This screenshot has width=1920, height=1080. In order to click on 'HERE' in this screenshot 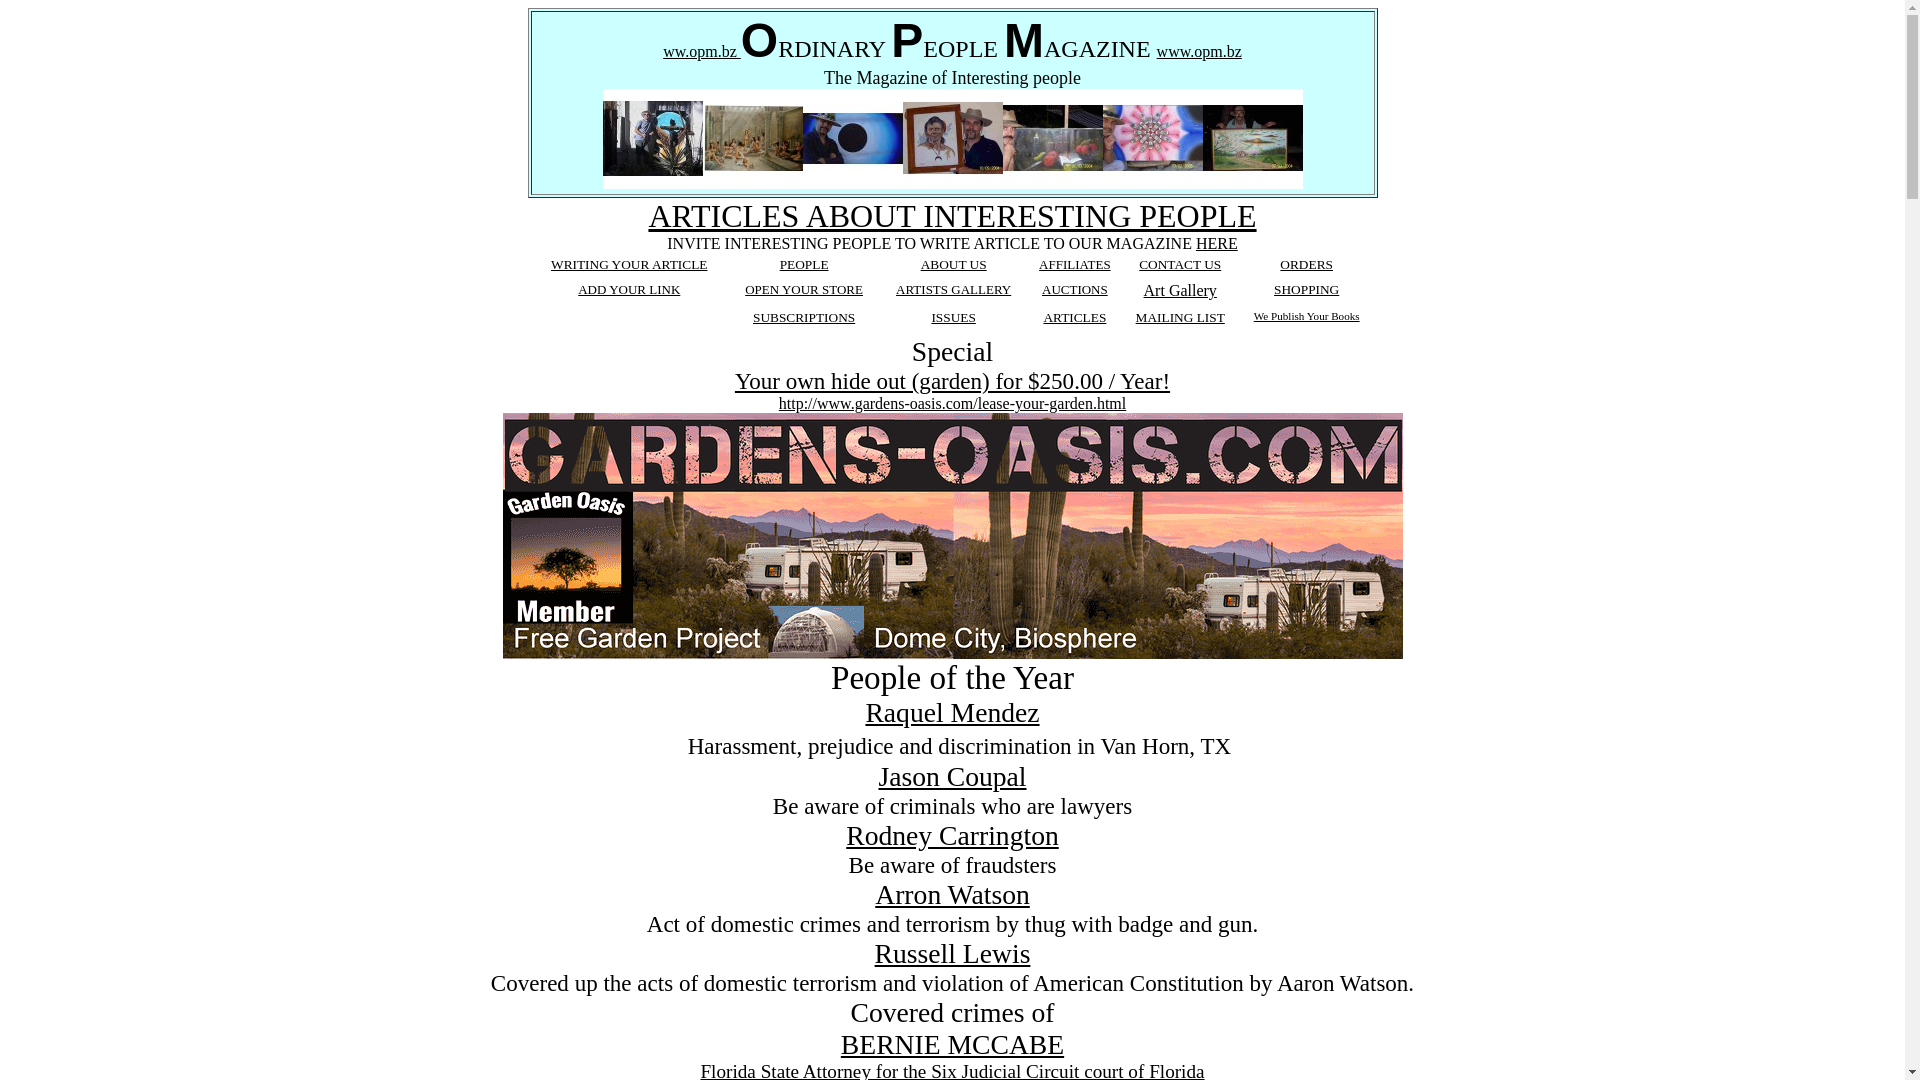, I will do `click(1216, 242)`.